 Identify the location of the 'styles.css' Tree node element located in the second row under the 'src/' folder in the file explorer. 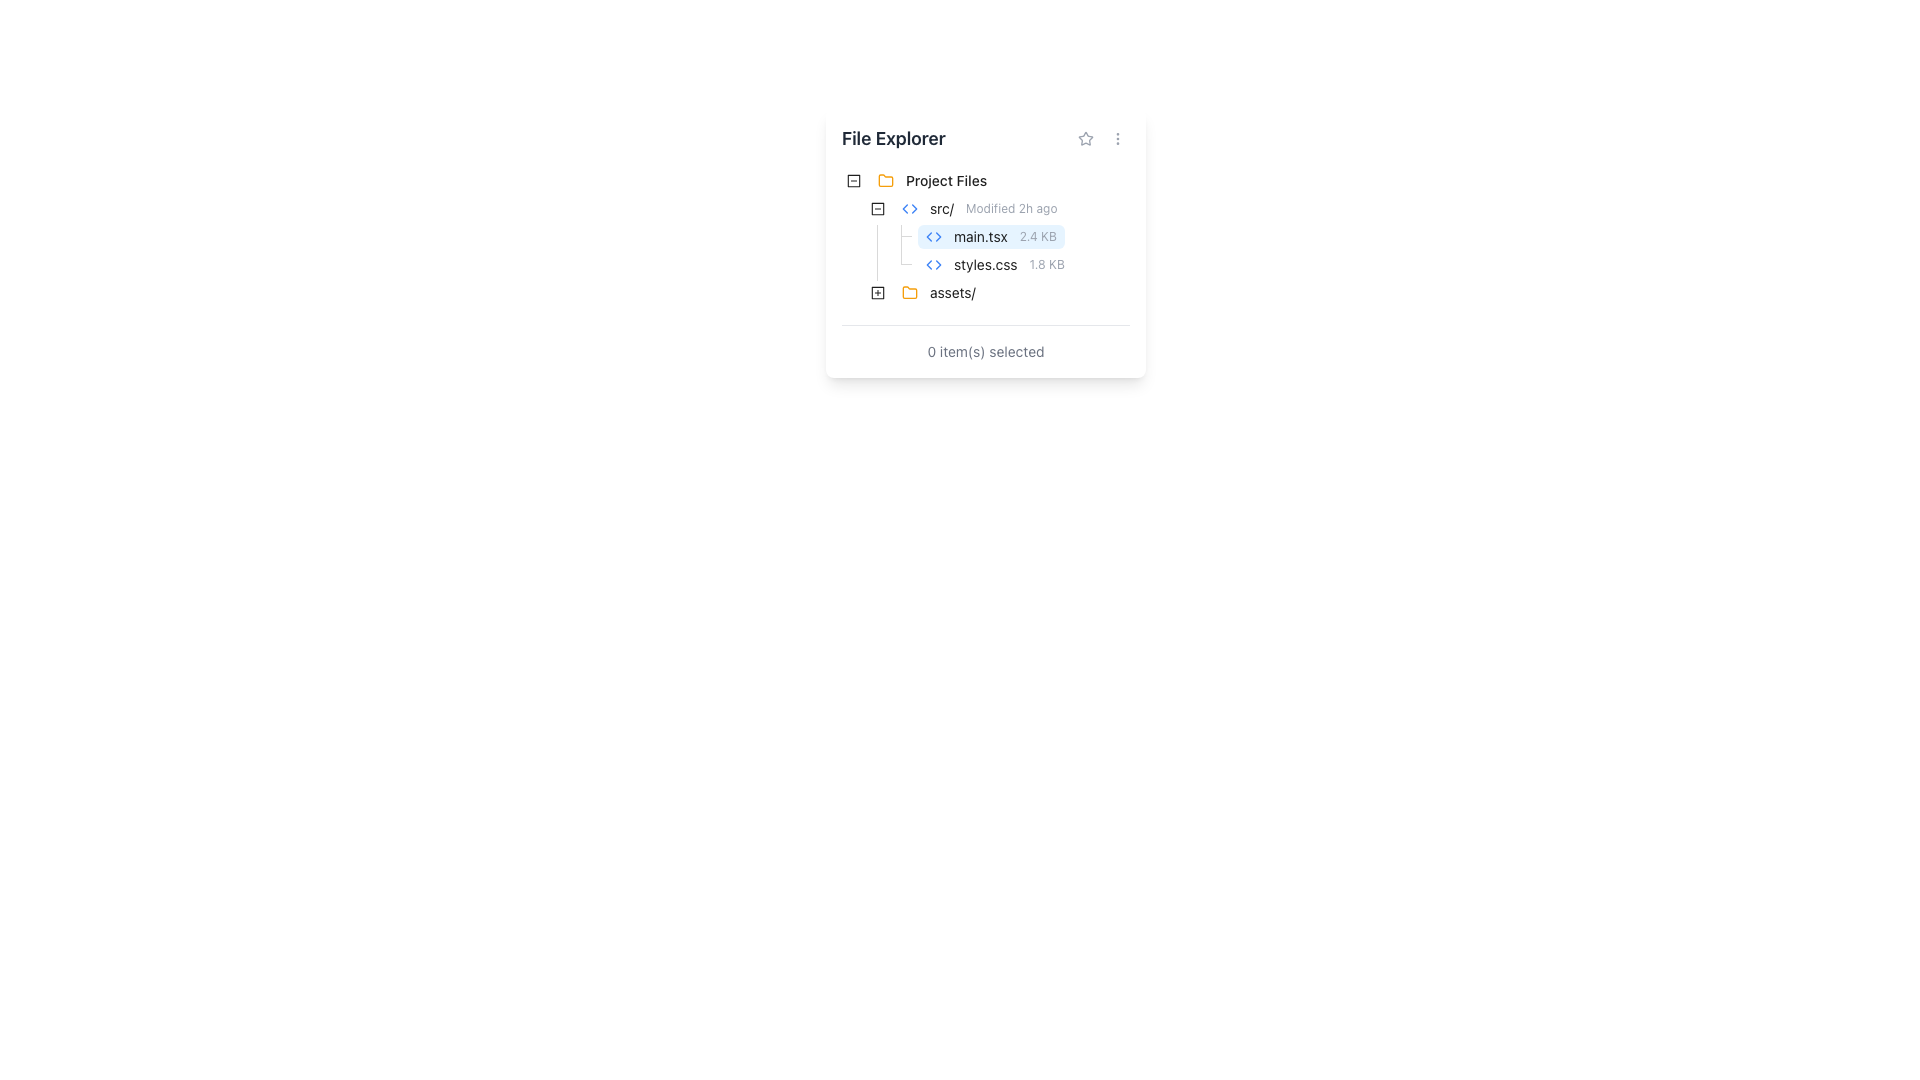
(995, 264).